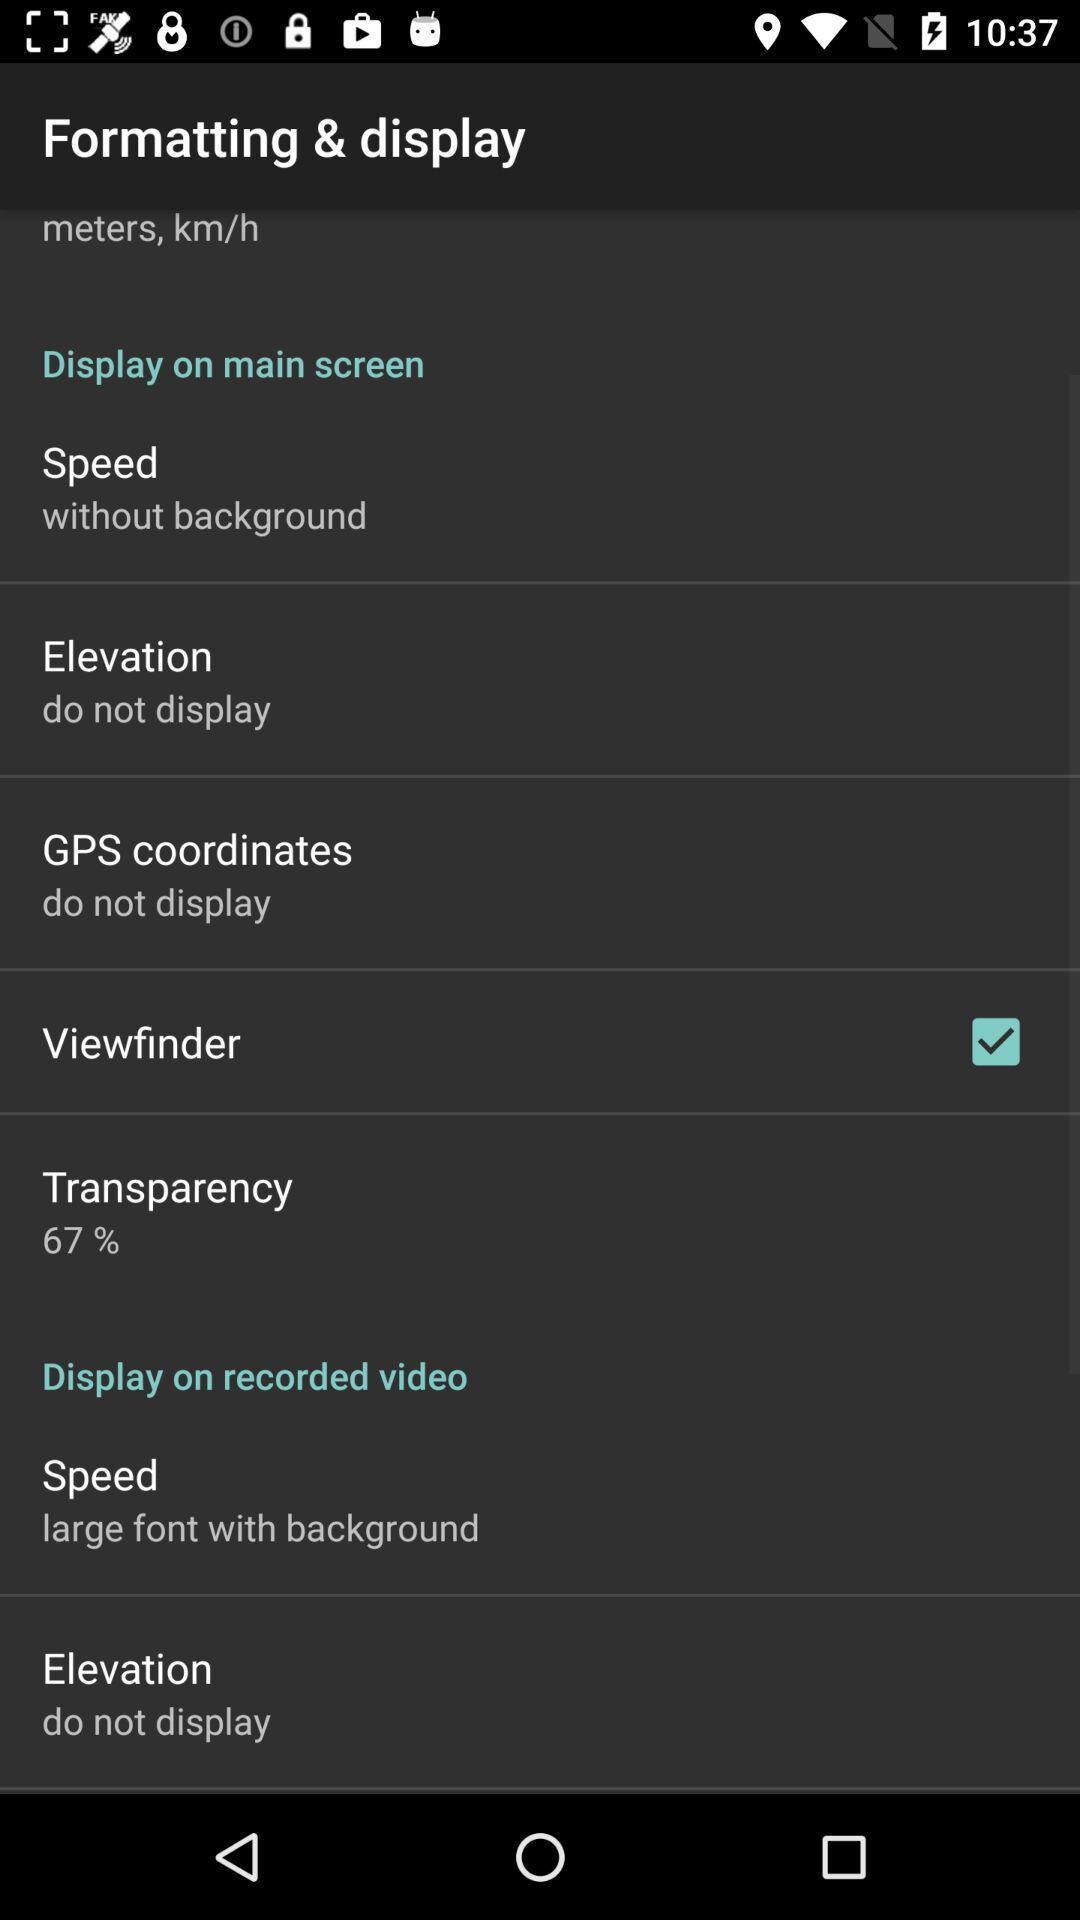 This screenshot has width=1080, height=1920. What do you see at coordinates (149, 230) in the screenshot?
I see `item above the display on main` at bounding box center [149, 230].